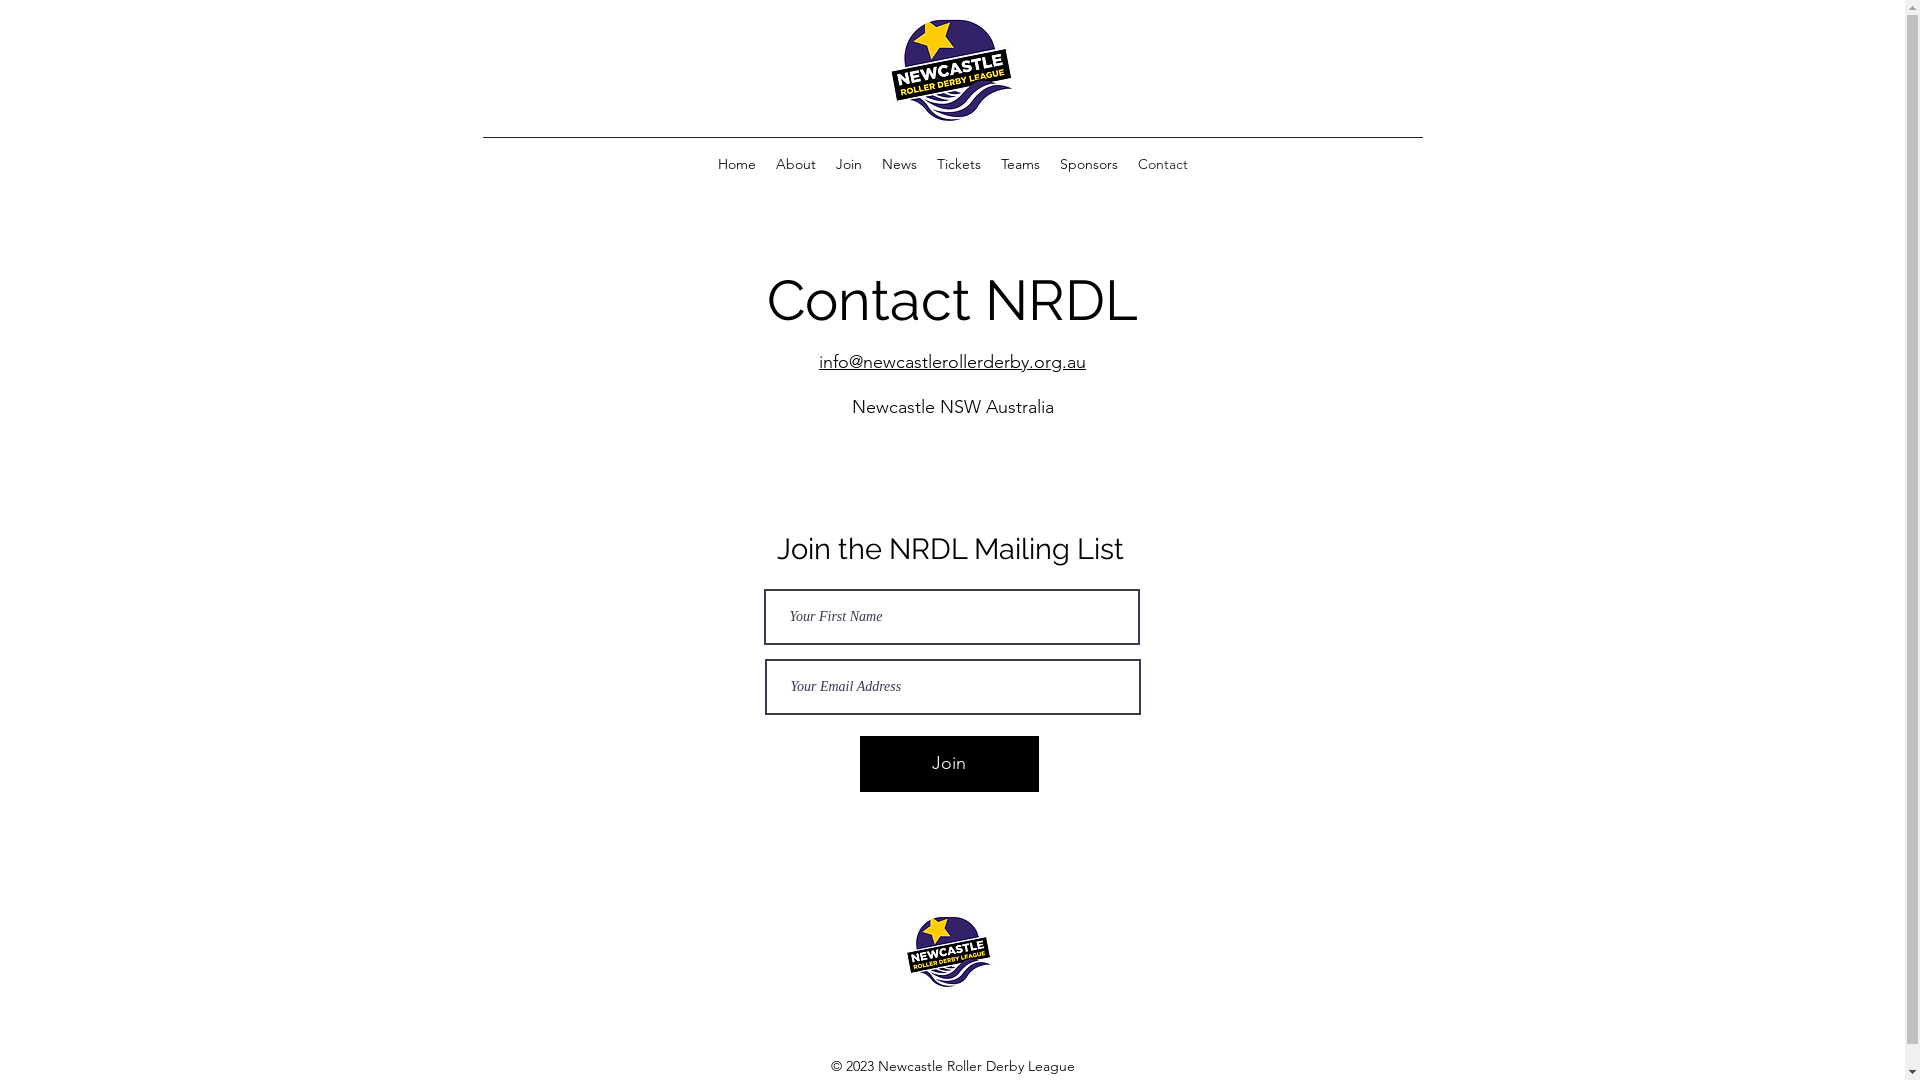 This screenshot has width=1920, height=1080. What do you see at coordinates (819, 362) in the screenshot?
I see `'info@newcastlerollerderby.org.au'` at bounding box center [819, 362].